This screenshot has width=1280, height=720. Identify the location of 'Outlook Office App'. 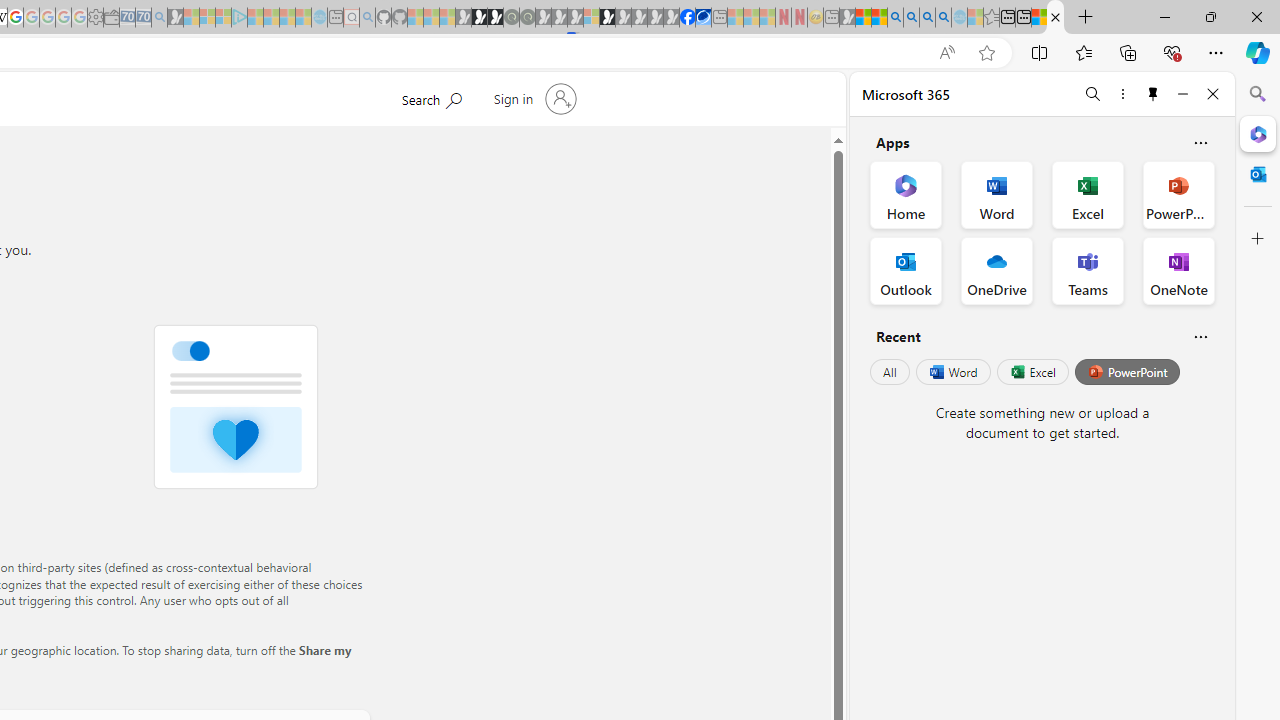
(905, 271).